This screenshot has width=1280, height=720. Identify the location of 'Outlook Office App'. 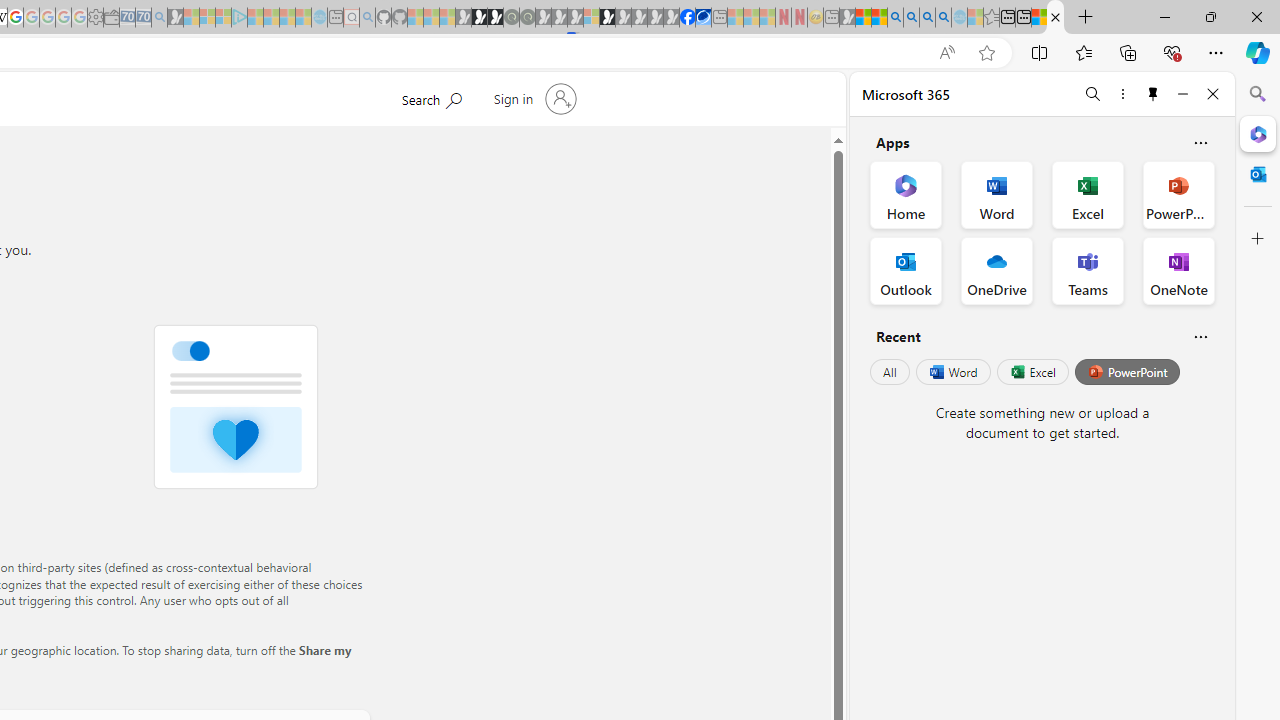
(905, 271).